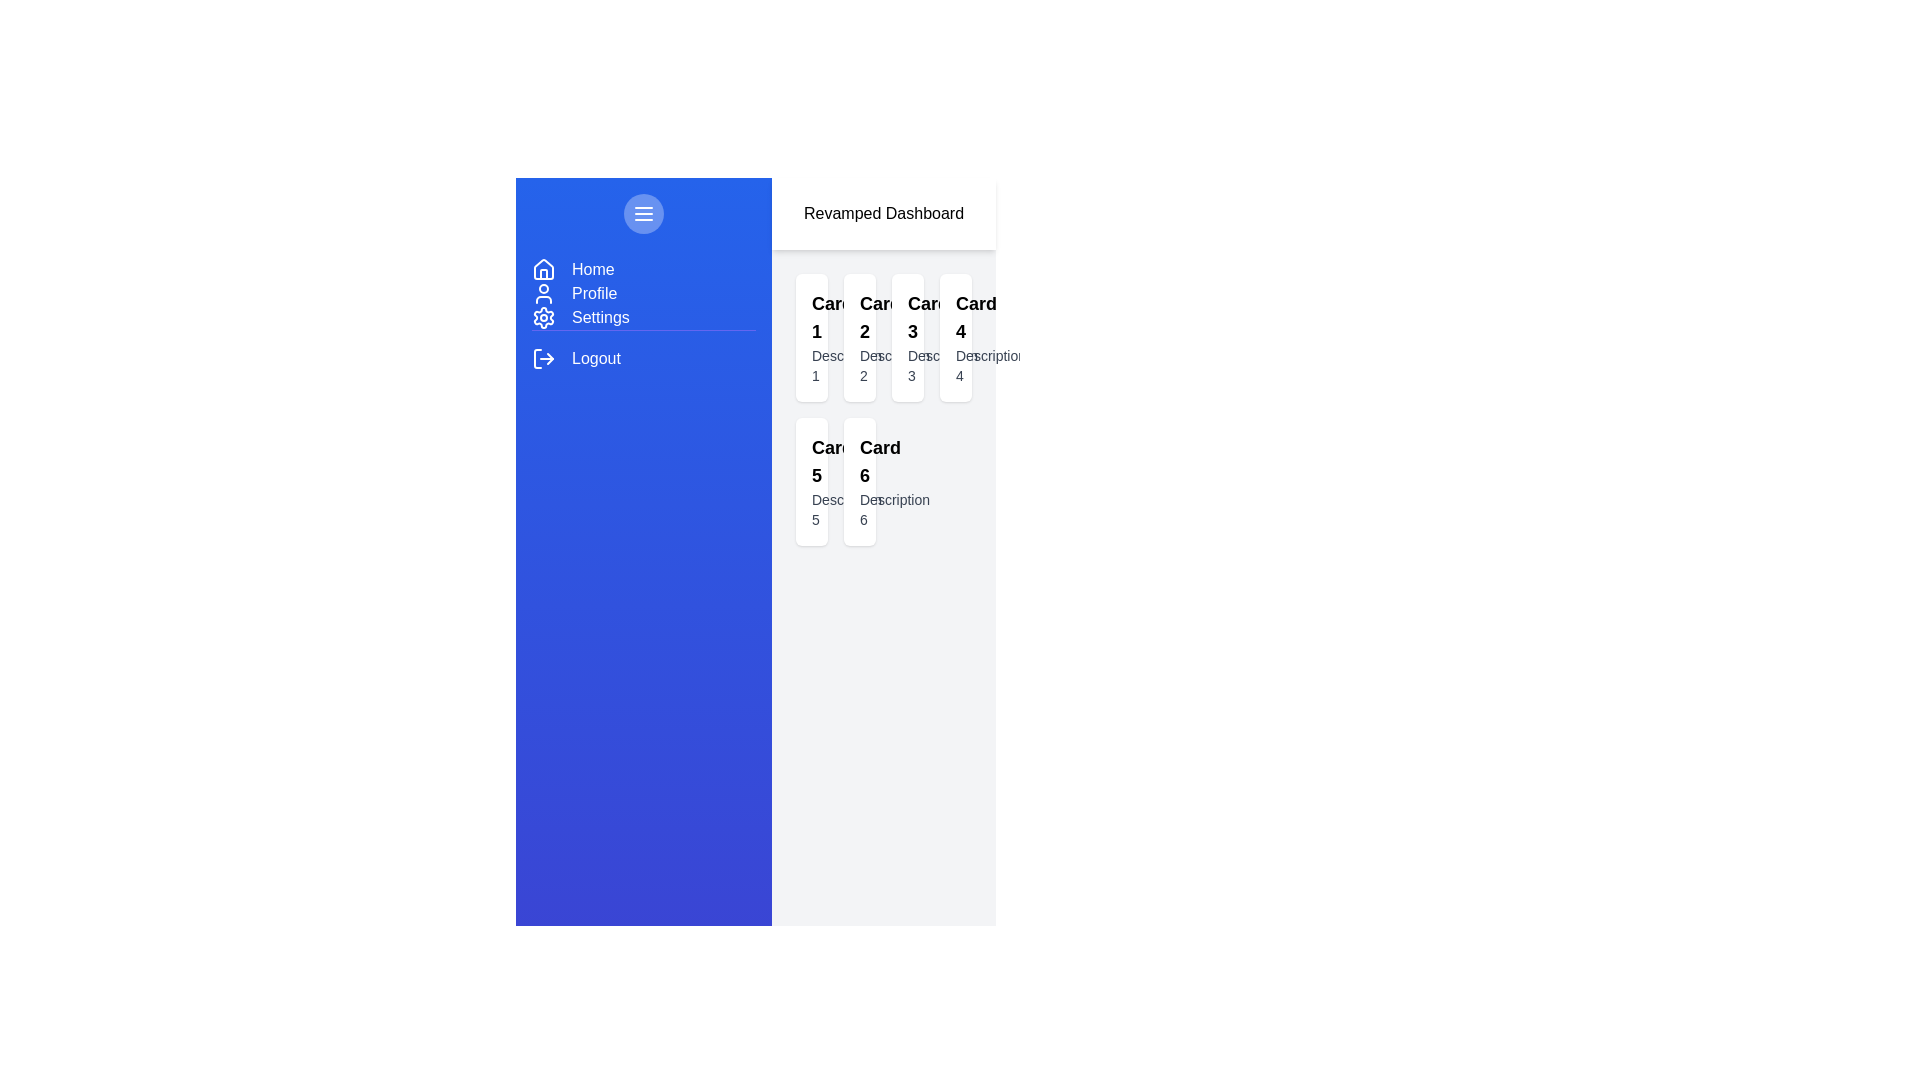  What do you see at coordinates (537, 357) in the screenshot?
I see `the decorative part of the logout icon located in the vertical menu sidebar, adjacent to the 'Logout' text label` at bounding box center [537, 357].